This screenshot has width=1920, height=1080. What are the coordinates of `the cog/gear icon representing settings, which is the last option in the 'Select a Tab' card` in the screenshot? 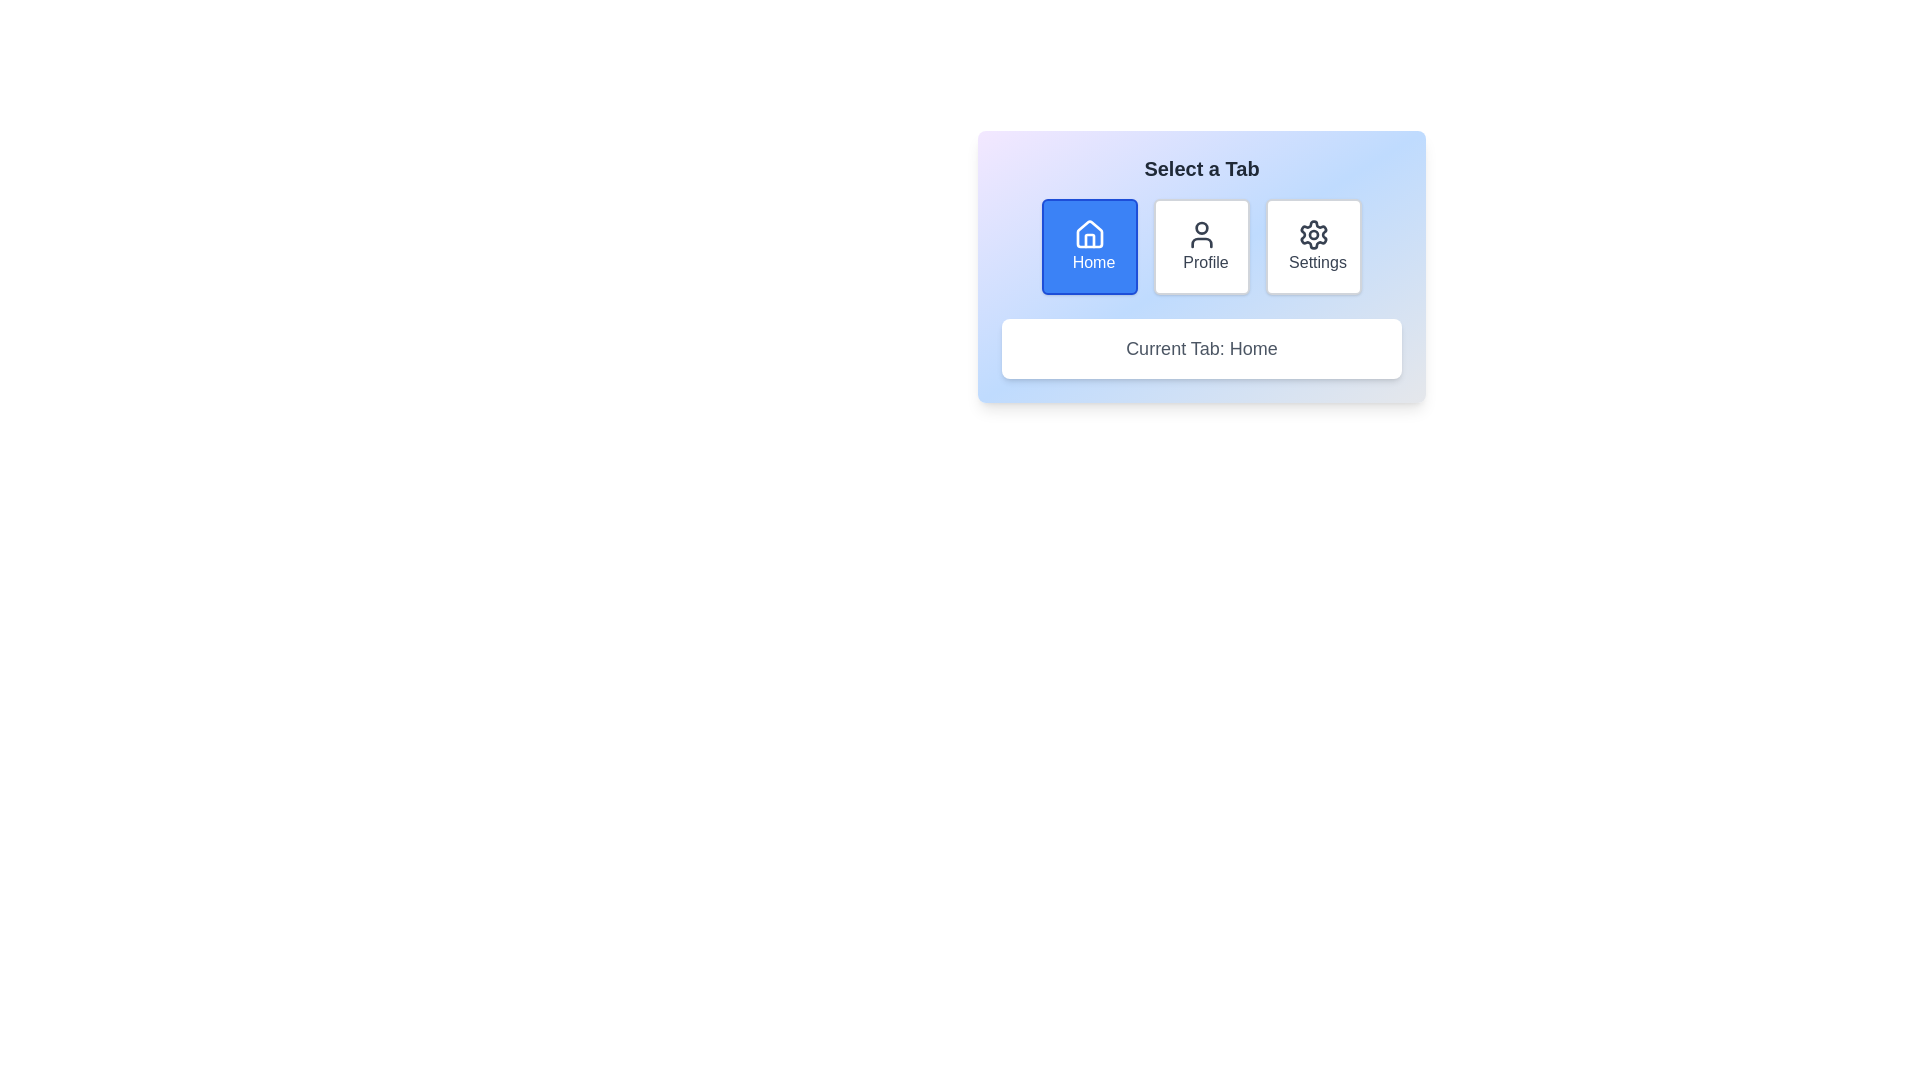 It's located at (1314, 234).